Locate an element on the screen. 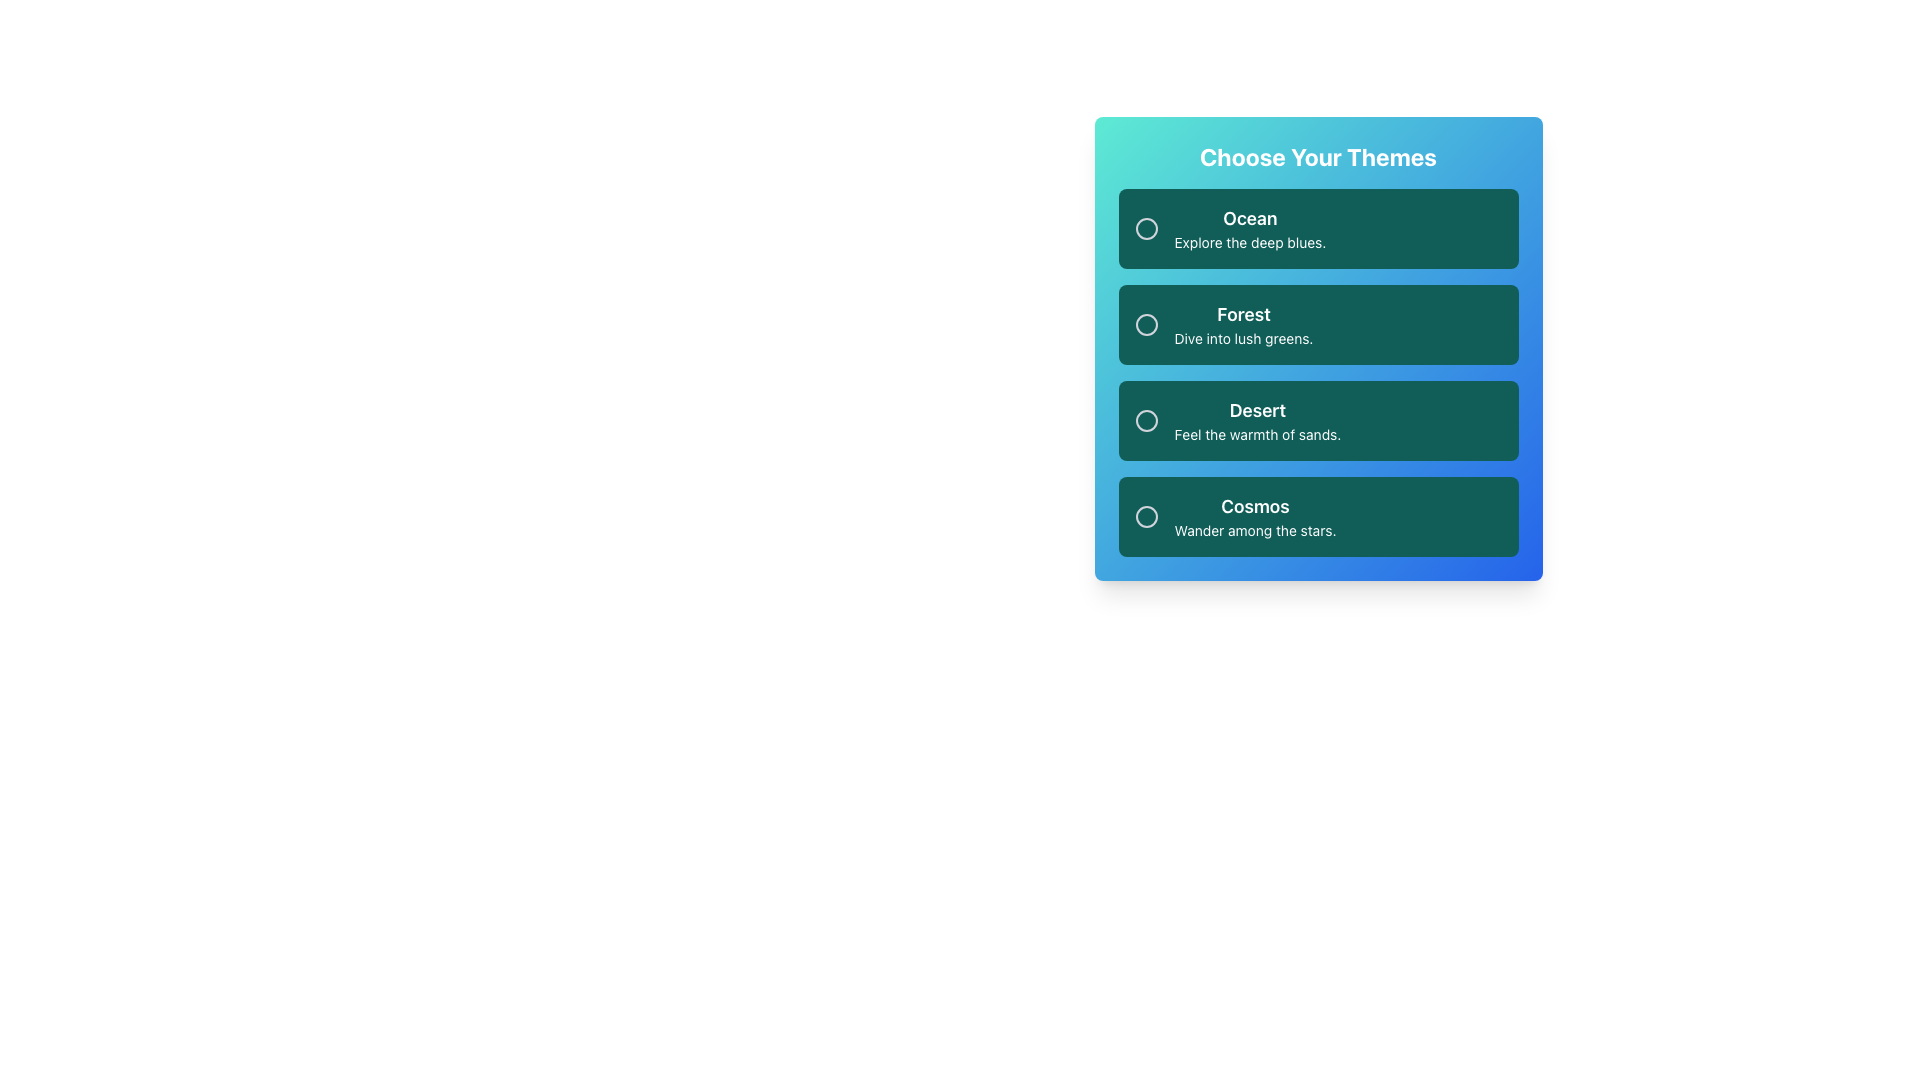 This screenshot has width=1920, height=1080. the text label that says 'Choose Your Themes', which is styled in bold and positioned at the top of a gradient background card is located at coordinates (1318, 156).